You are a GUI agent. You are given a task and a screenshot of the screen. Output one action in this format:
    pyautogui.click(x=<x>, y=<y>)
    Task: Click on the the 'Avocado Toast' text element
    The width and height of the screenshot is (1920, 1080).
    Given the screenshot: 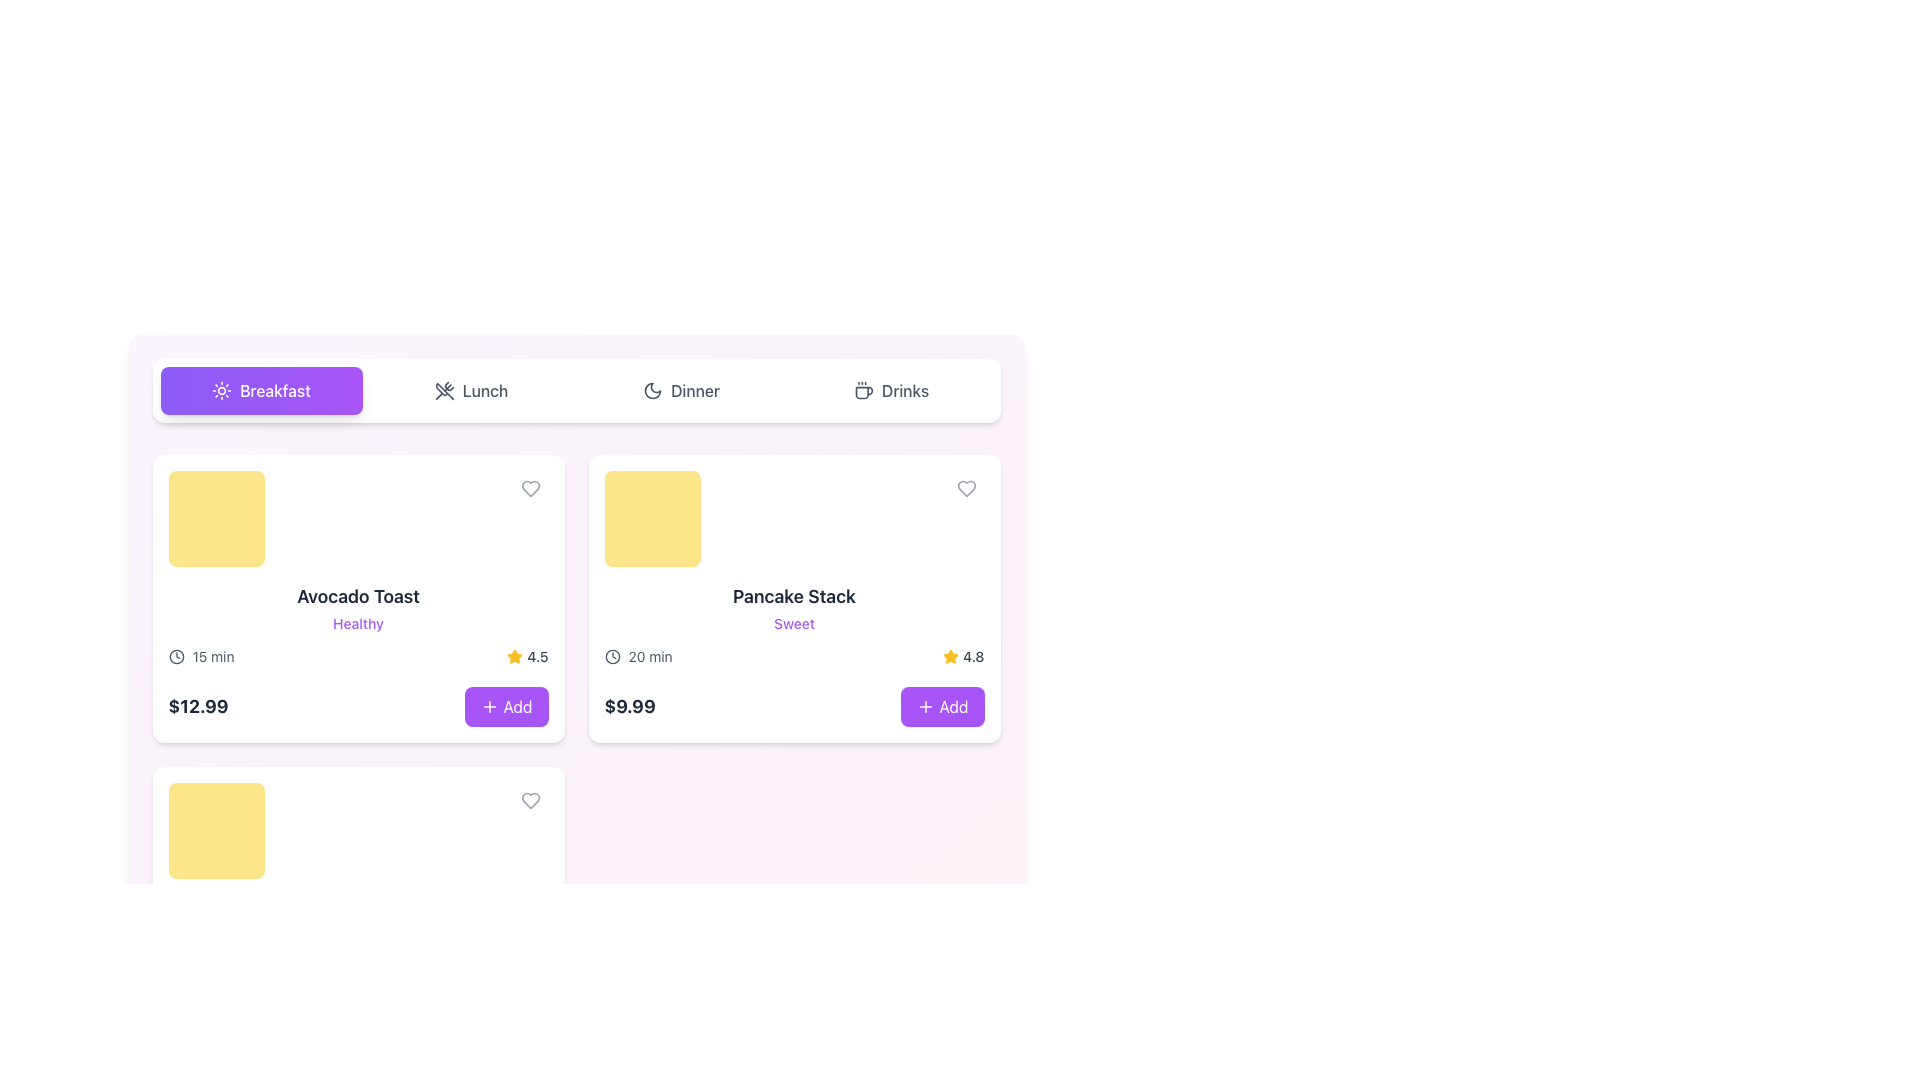 What is the action you would take?
    pyautogui.click(x=358, y=608)
    